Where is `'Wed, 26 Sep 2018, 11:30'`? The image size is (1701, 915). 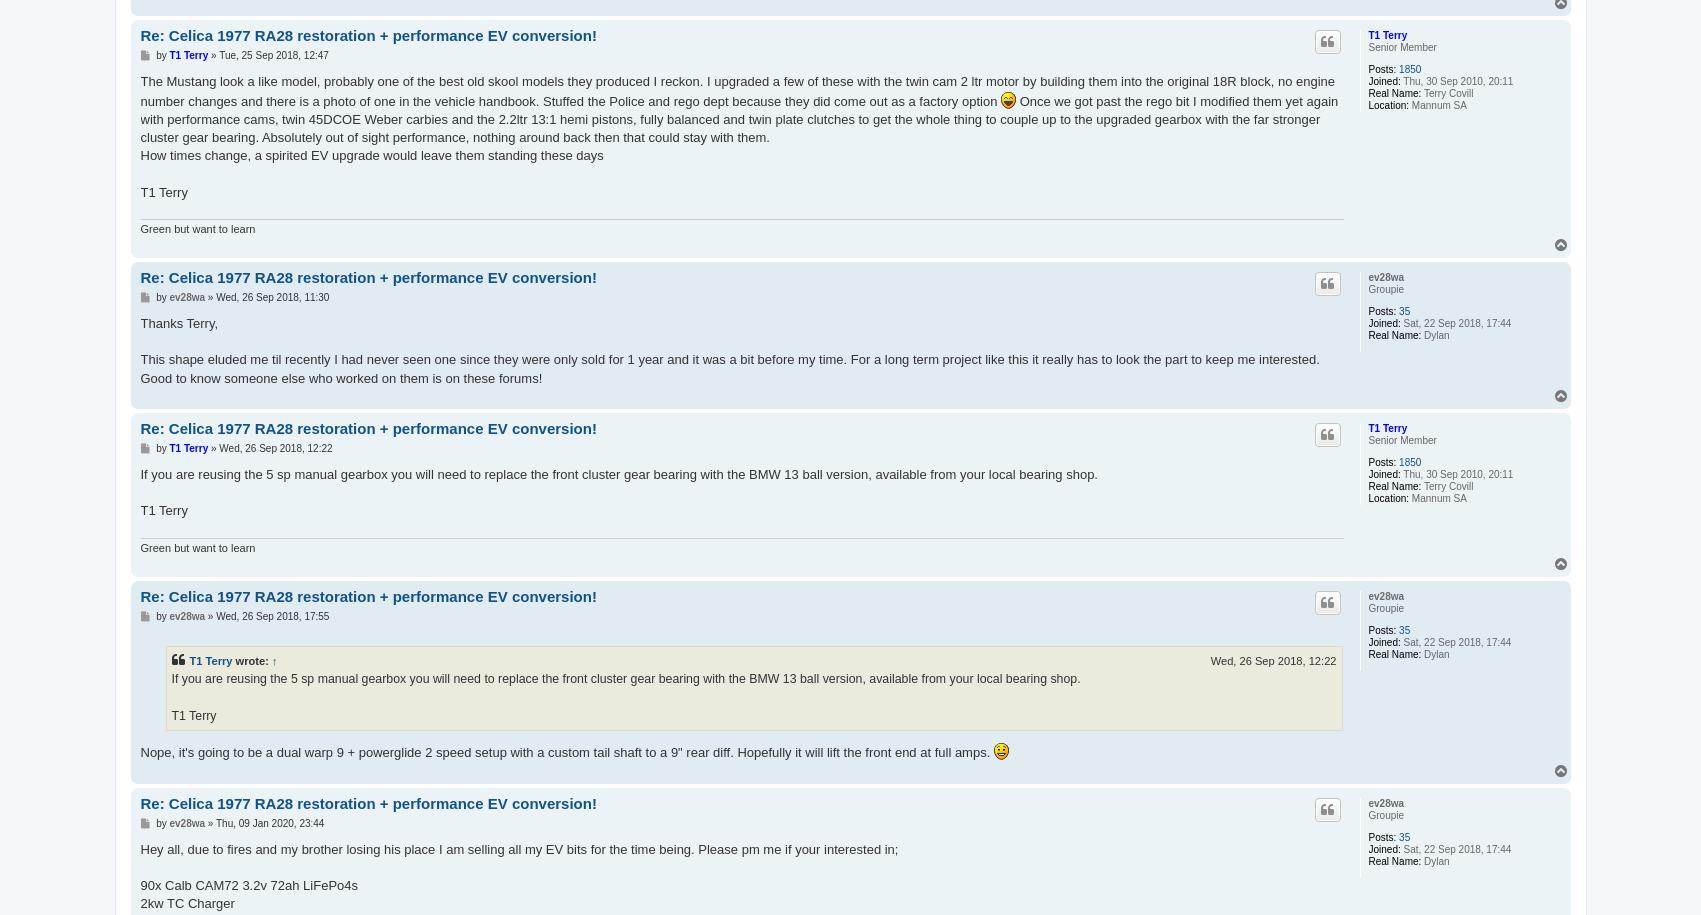 'Wed, 26 Sep 2018, 11:30' is located at coordinates (272, 296).